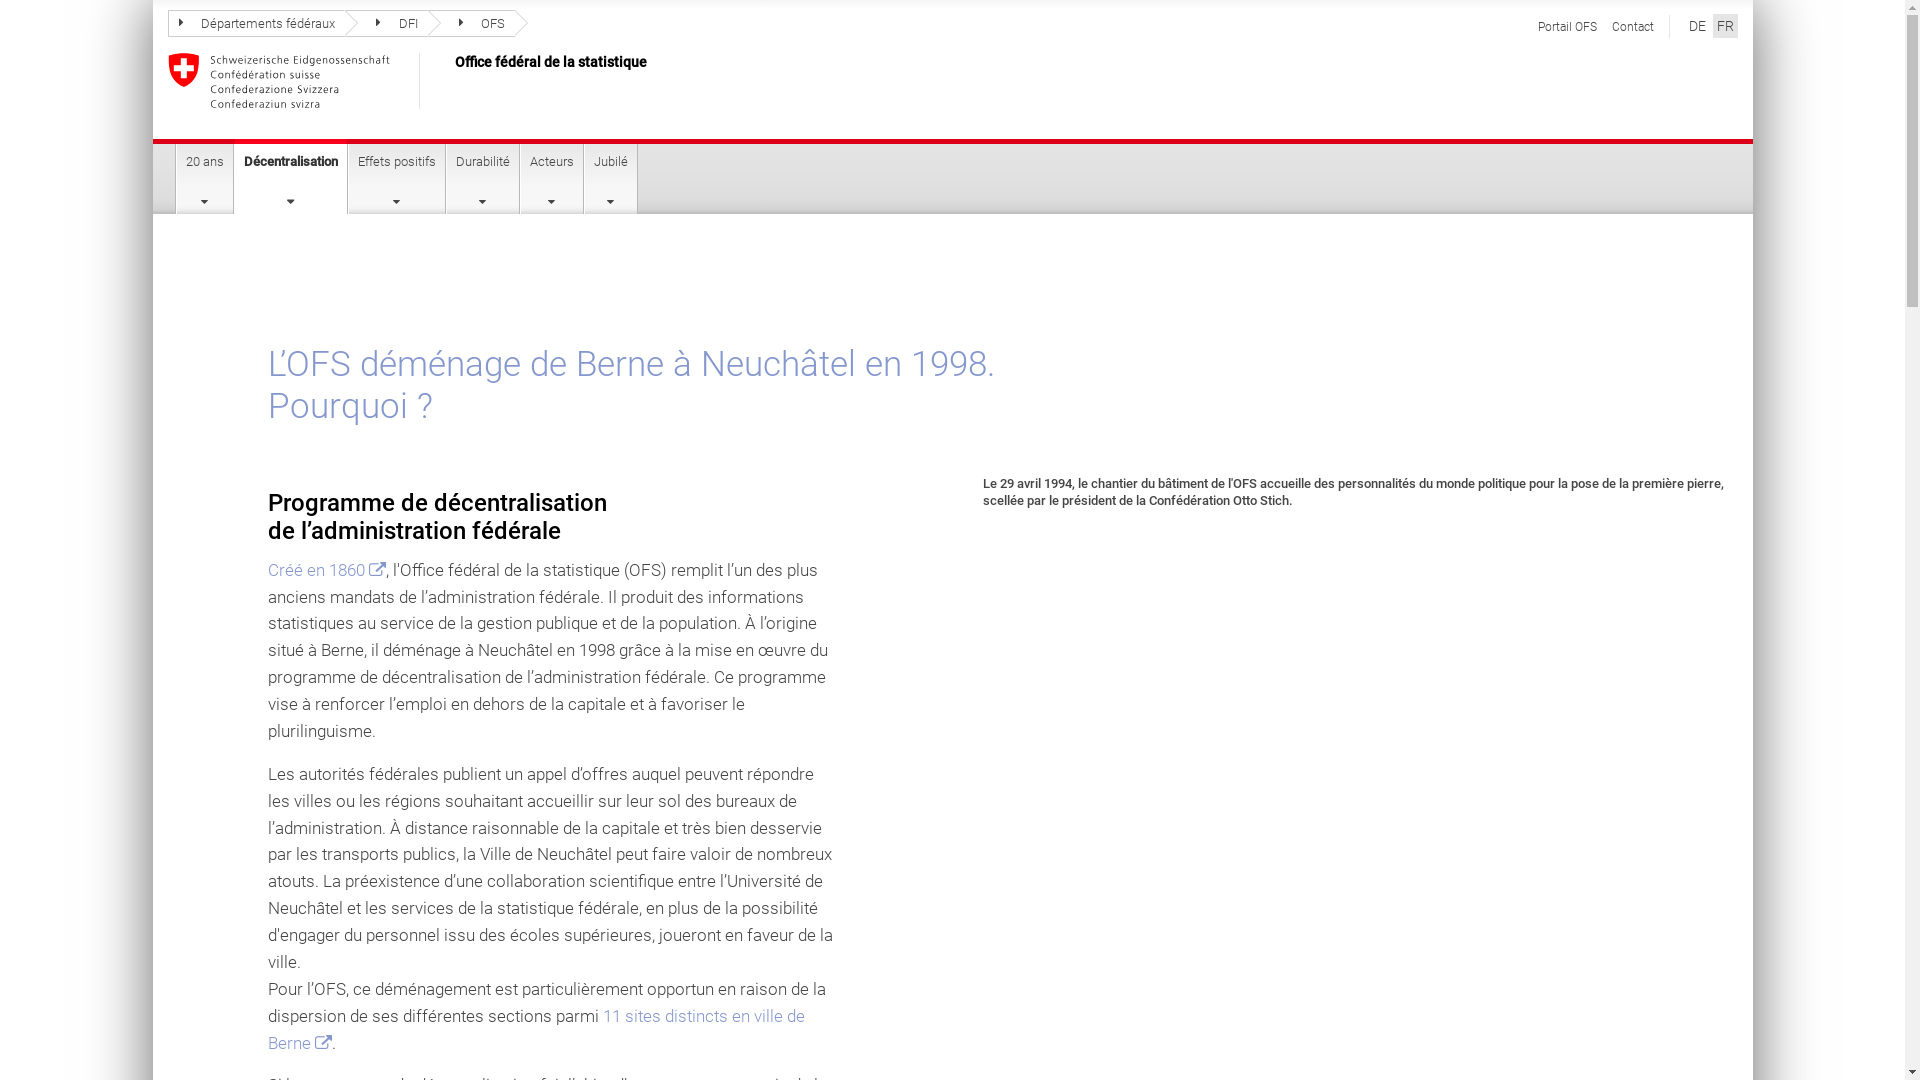 Image resolution: width=1920 pixels, height=1080 pixels. I want to click on 'OFS', so click(426, 23).